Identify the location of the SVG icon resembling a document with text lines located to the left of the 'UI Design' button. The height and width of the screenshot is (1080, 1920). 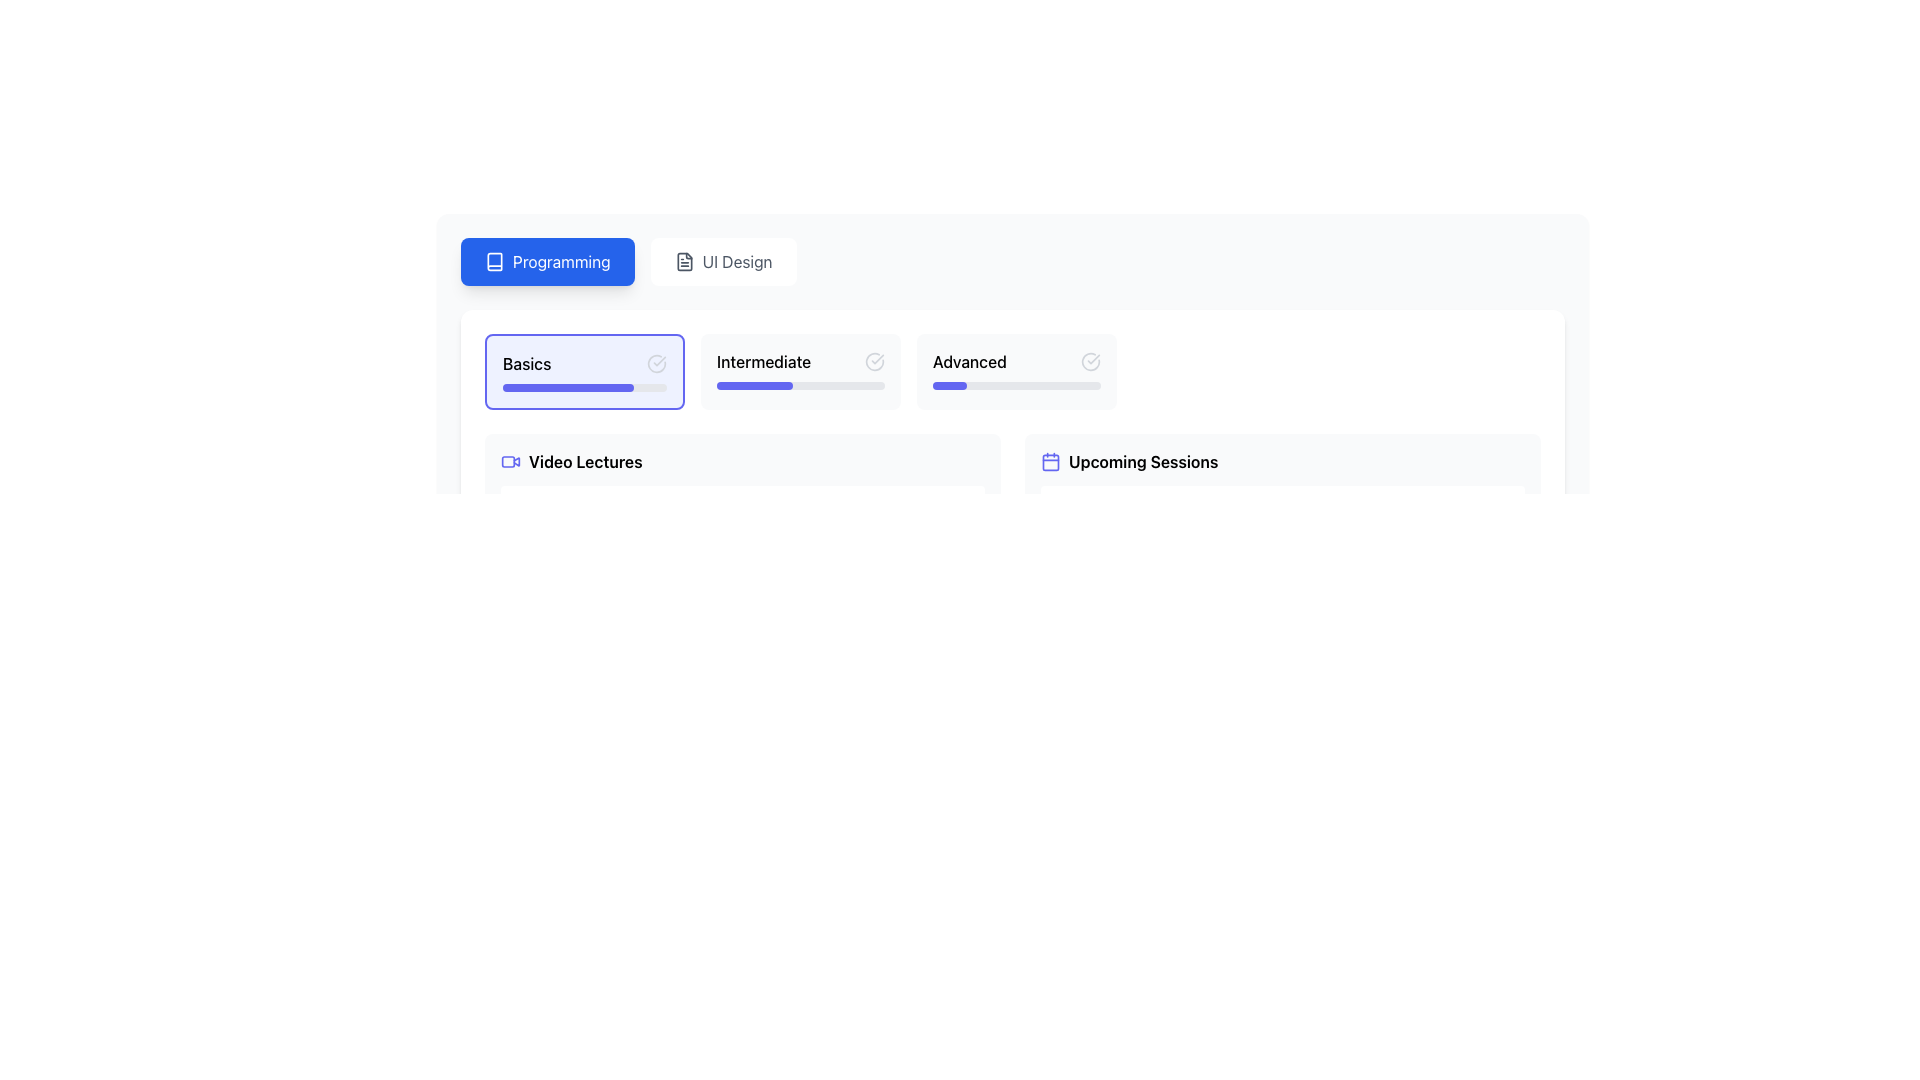
(684, 261).